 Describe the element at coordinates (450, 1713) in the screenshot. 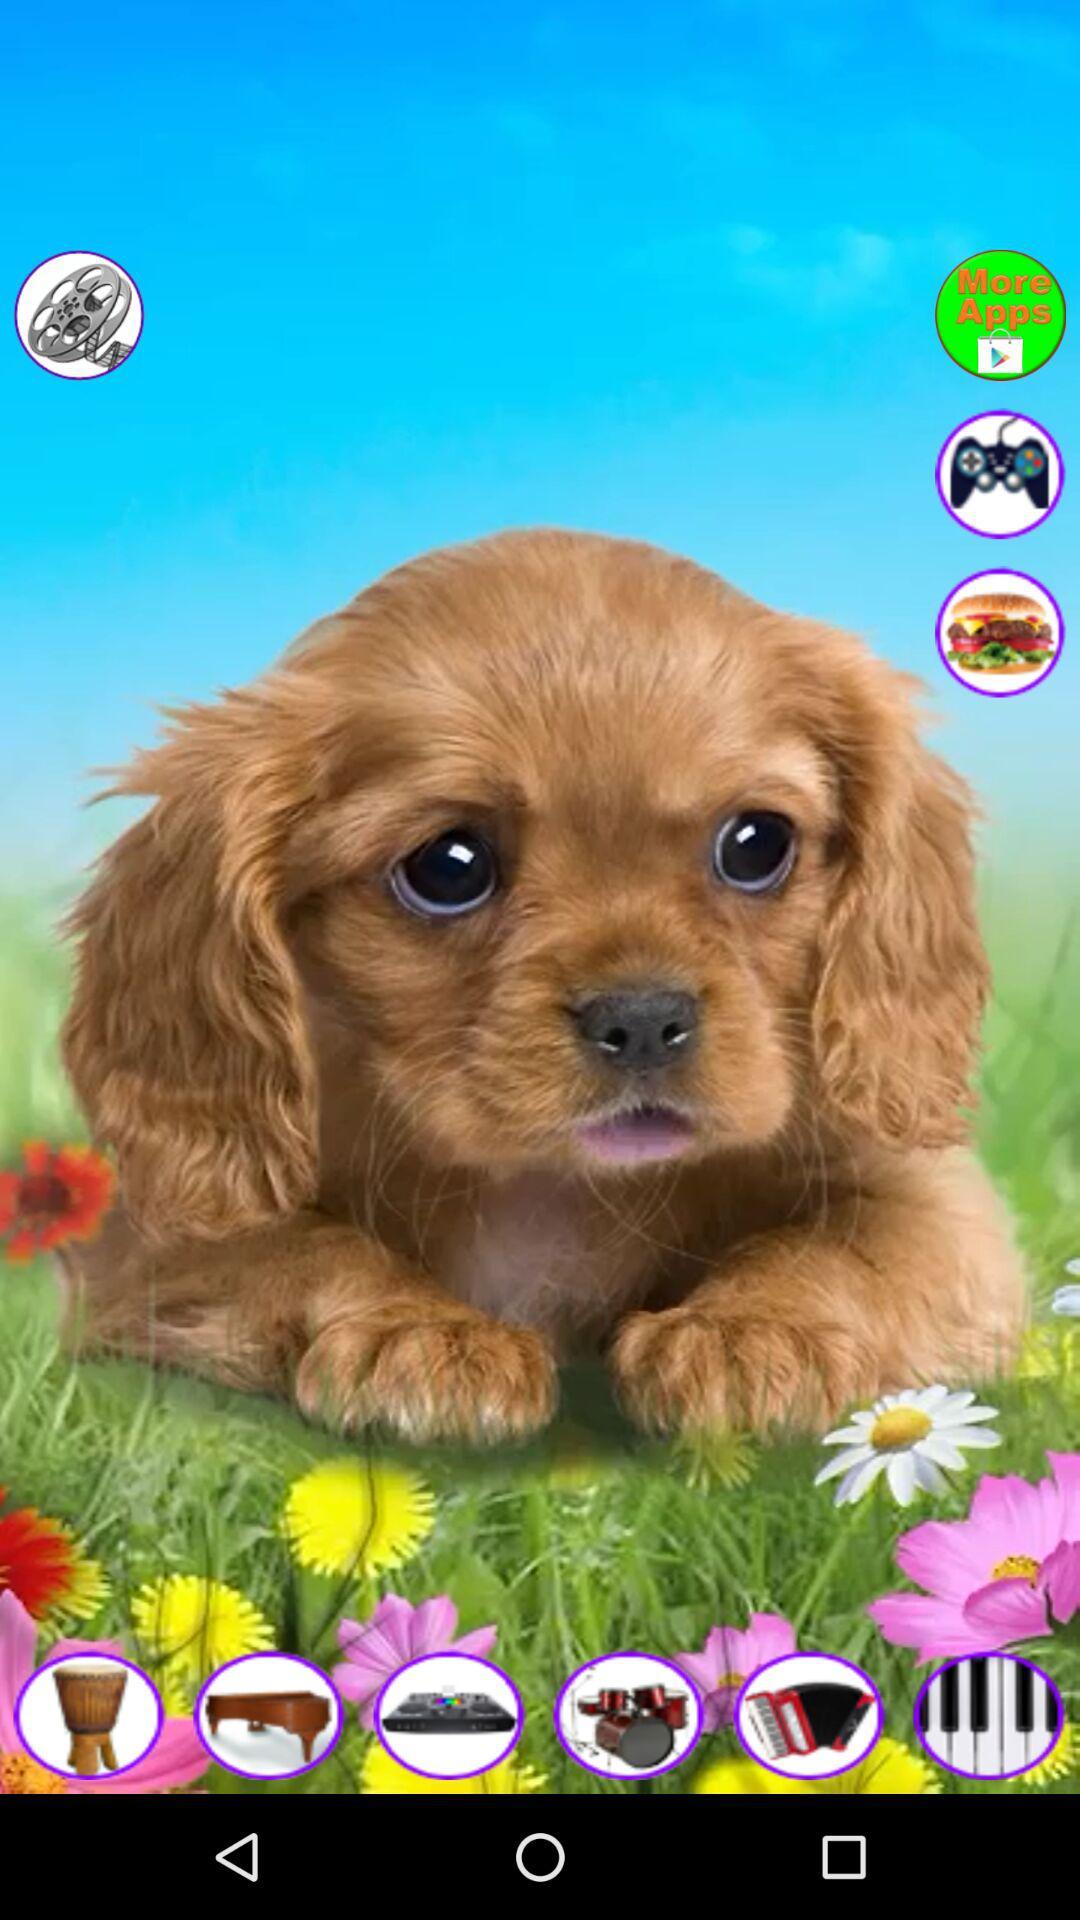

I see `electronic mix` at that location.